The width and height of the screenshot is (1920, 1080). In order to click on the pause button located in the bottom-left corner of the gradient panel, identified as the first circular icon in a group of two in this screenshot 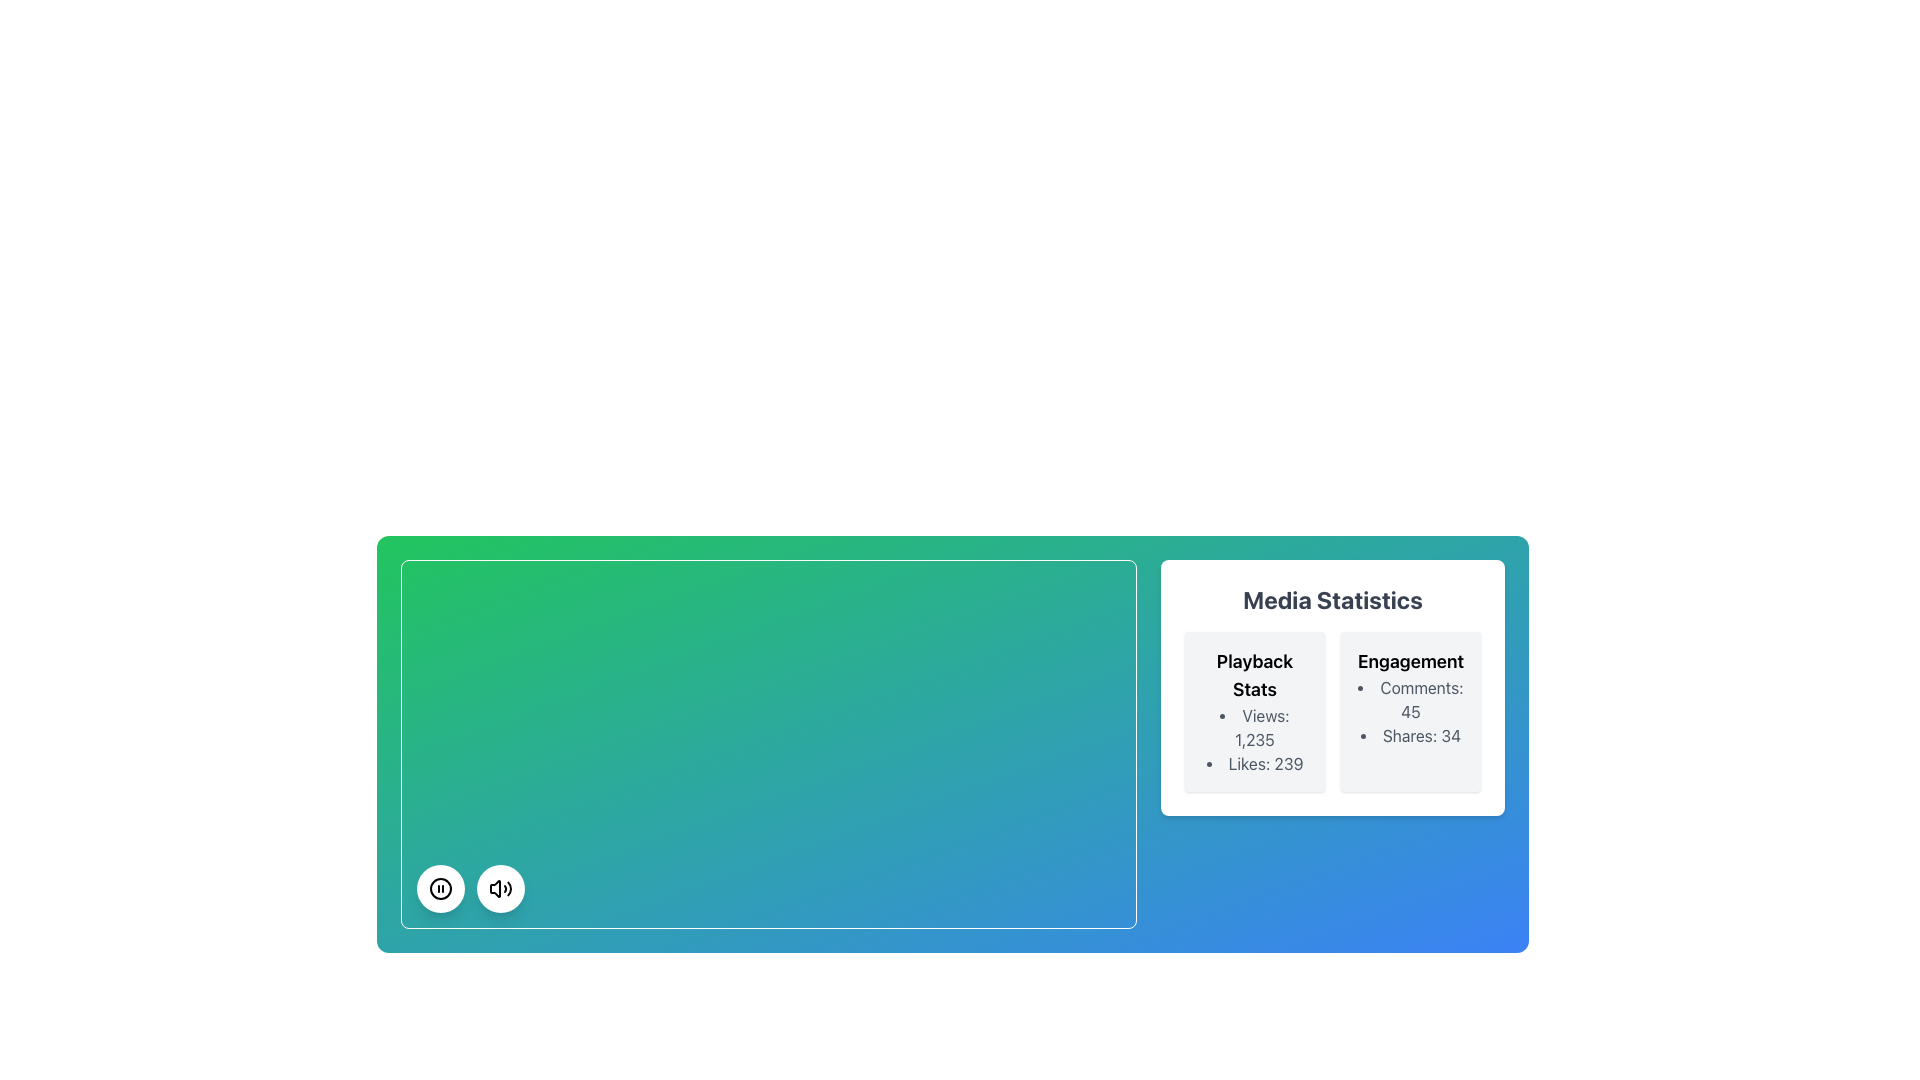, I will do `click(440, 887)`.